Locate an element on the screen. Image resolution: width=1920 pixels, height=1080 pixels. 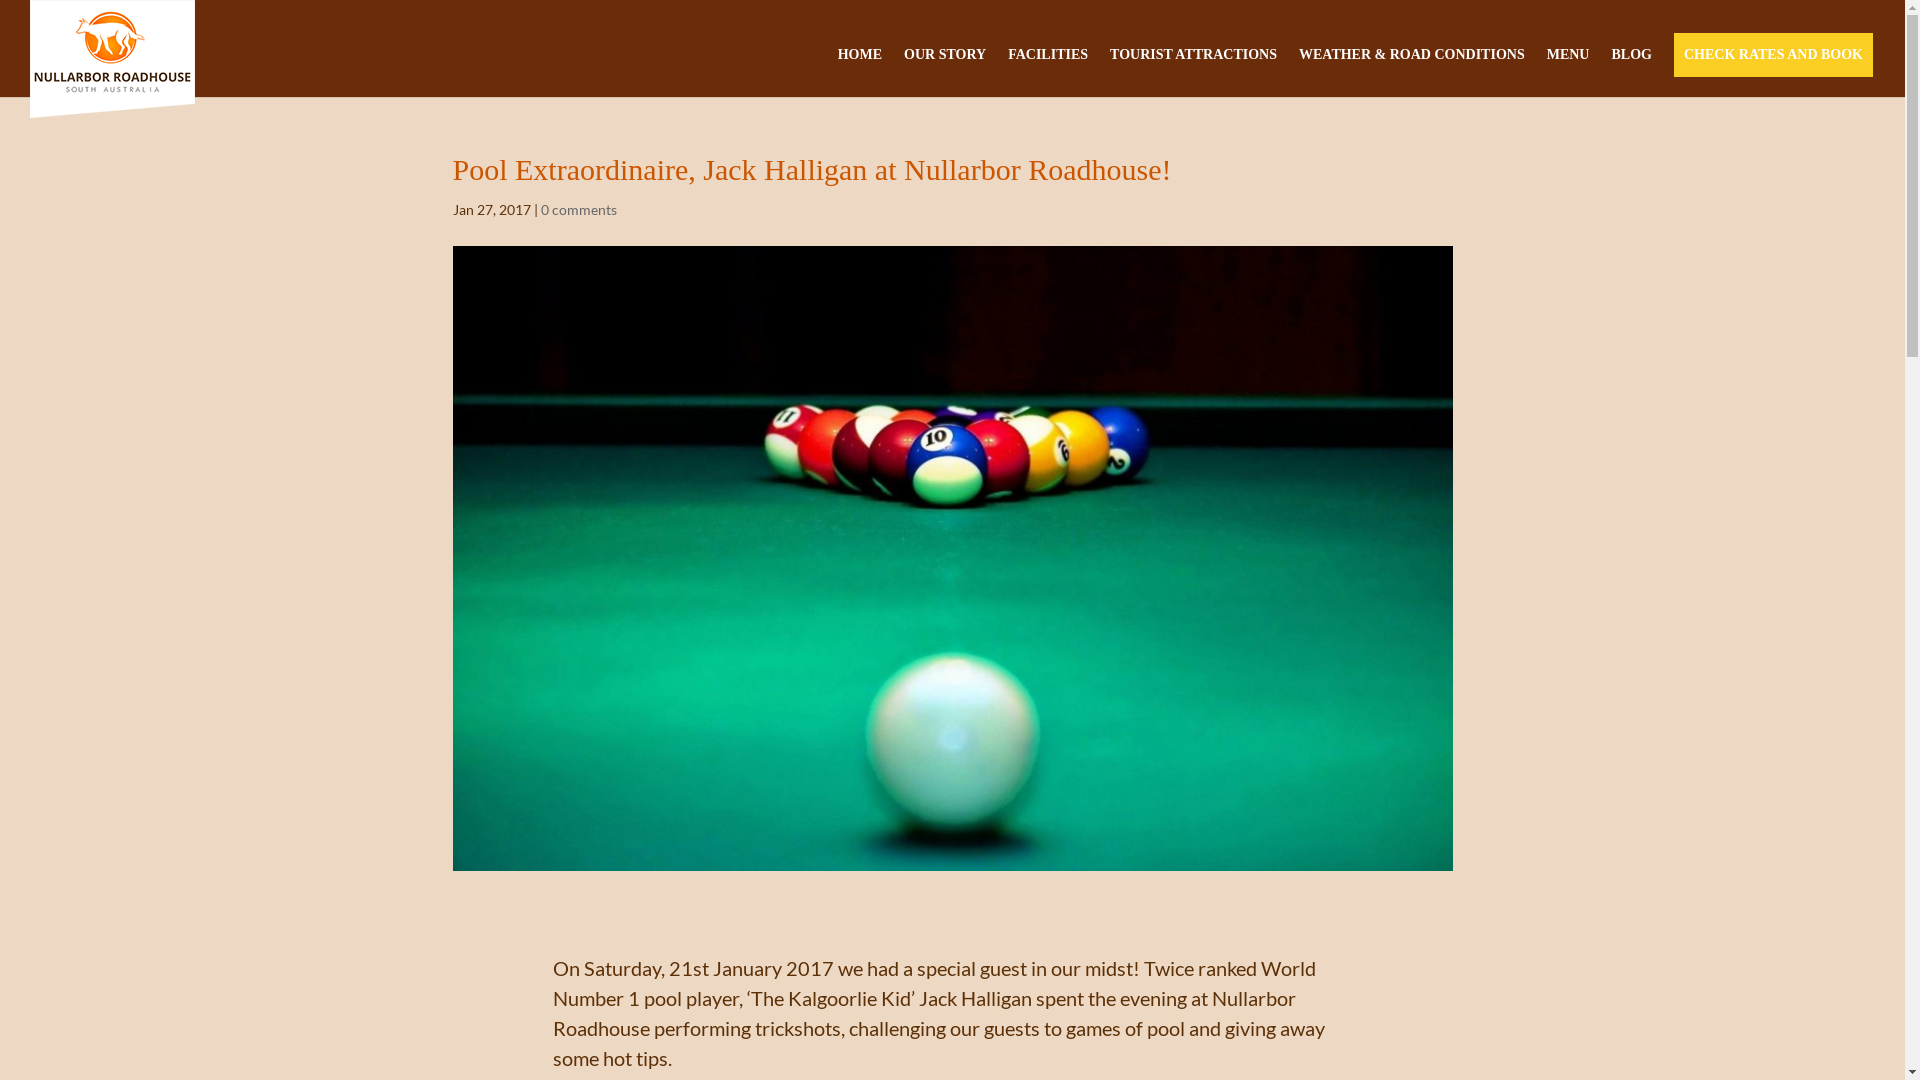
'TOURIST ATTRACTIONS' is located at coordinates (1193, 61).